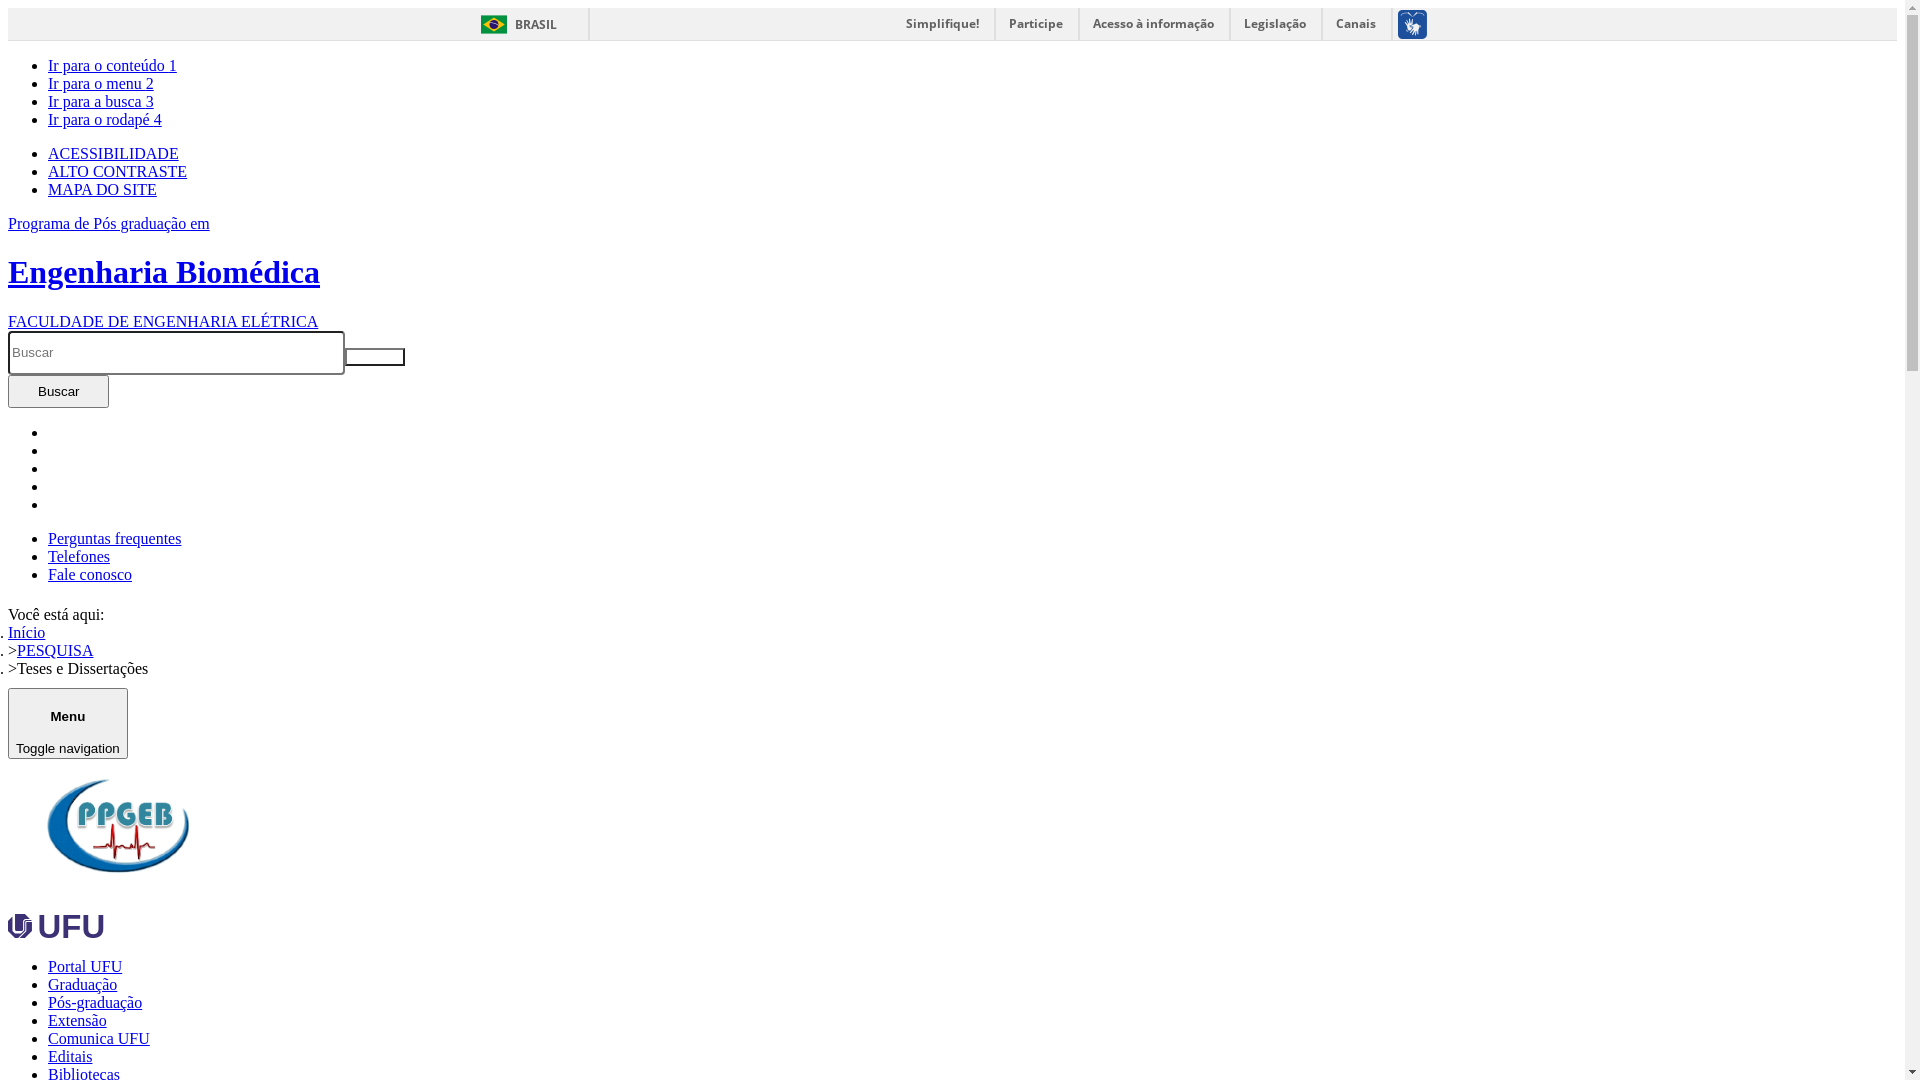 The height and width of the screenshot is (1080, 1920). What do you see at coordinates (70, 1055) in the screenshot?
I see `'Editais'` at bounding box center [70, 1055].